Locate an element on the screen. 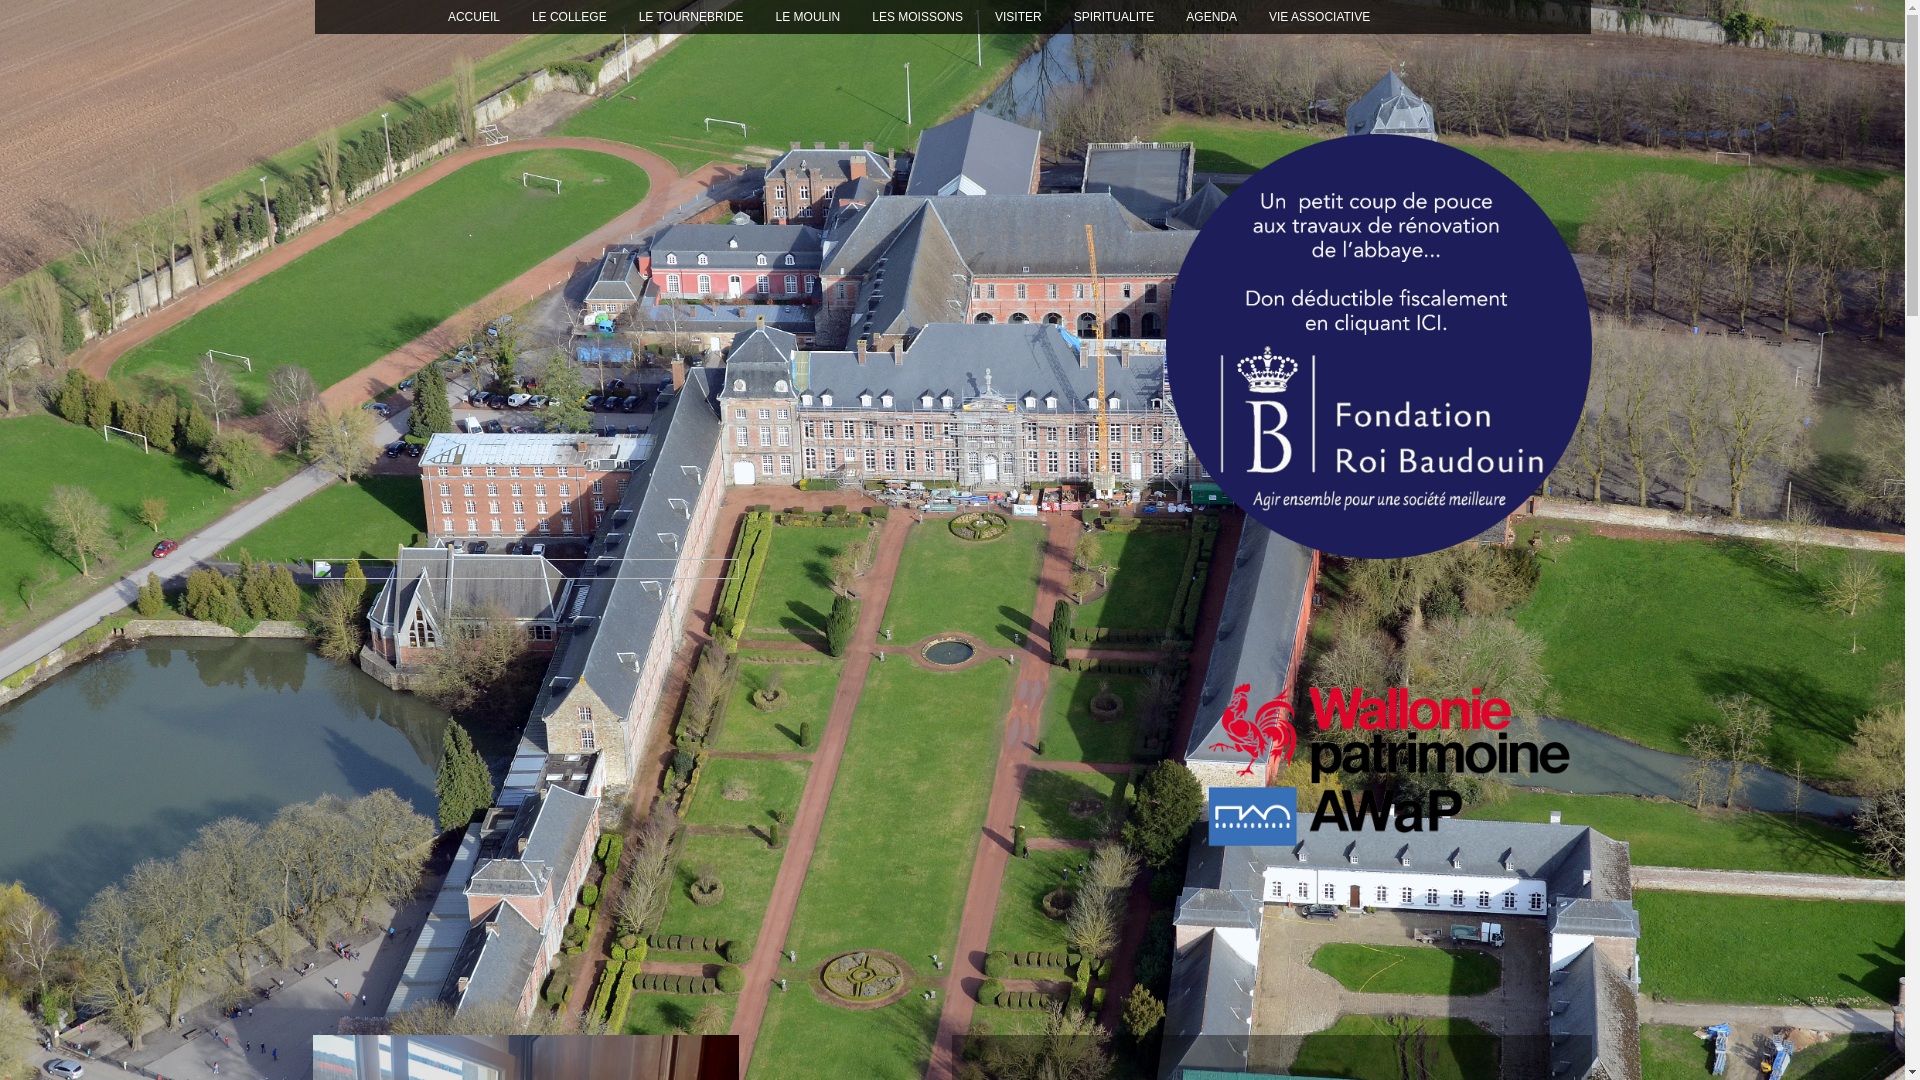 The width and height of the screenshot is (1920, 1080). 'LE MOULIN' is located at coordinates (808, 16).